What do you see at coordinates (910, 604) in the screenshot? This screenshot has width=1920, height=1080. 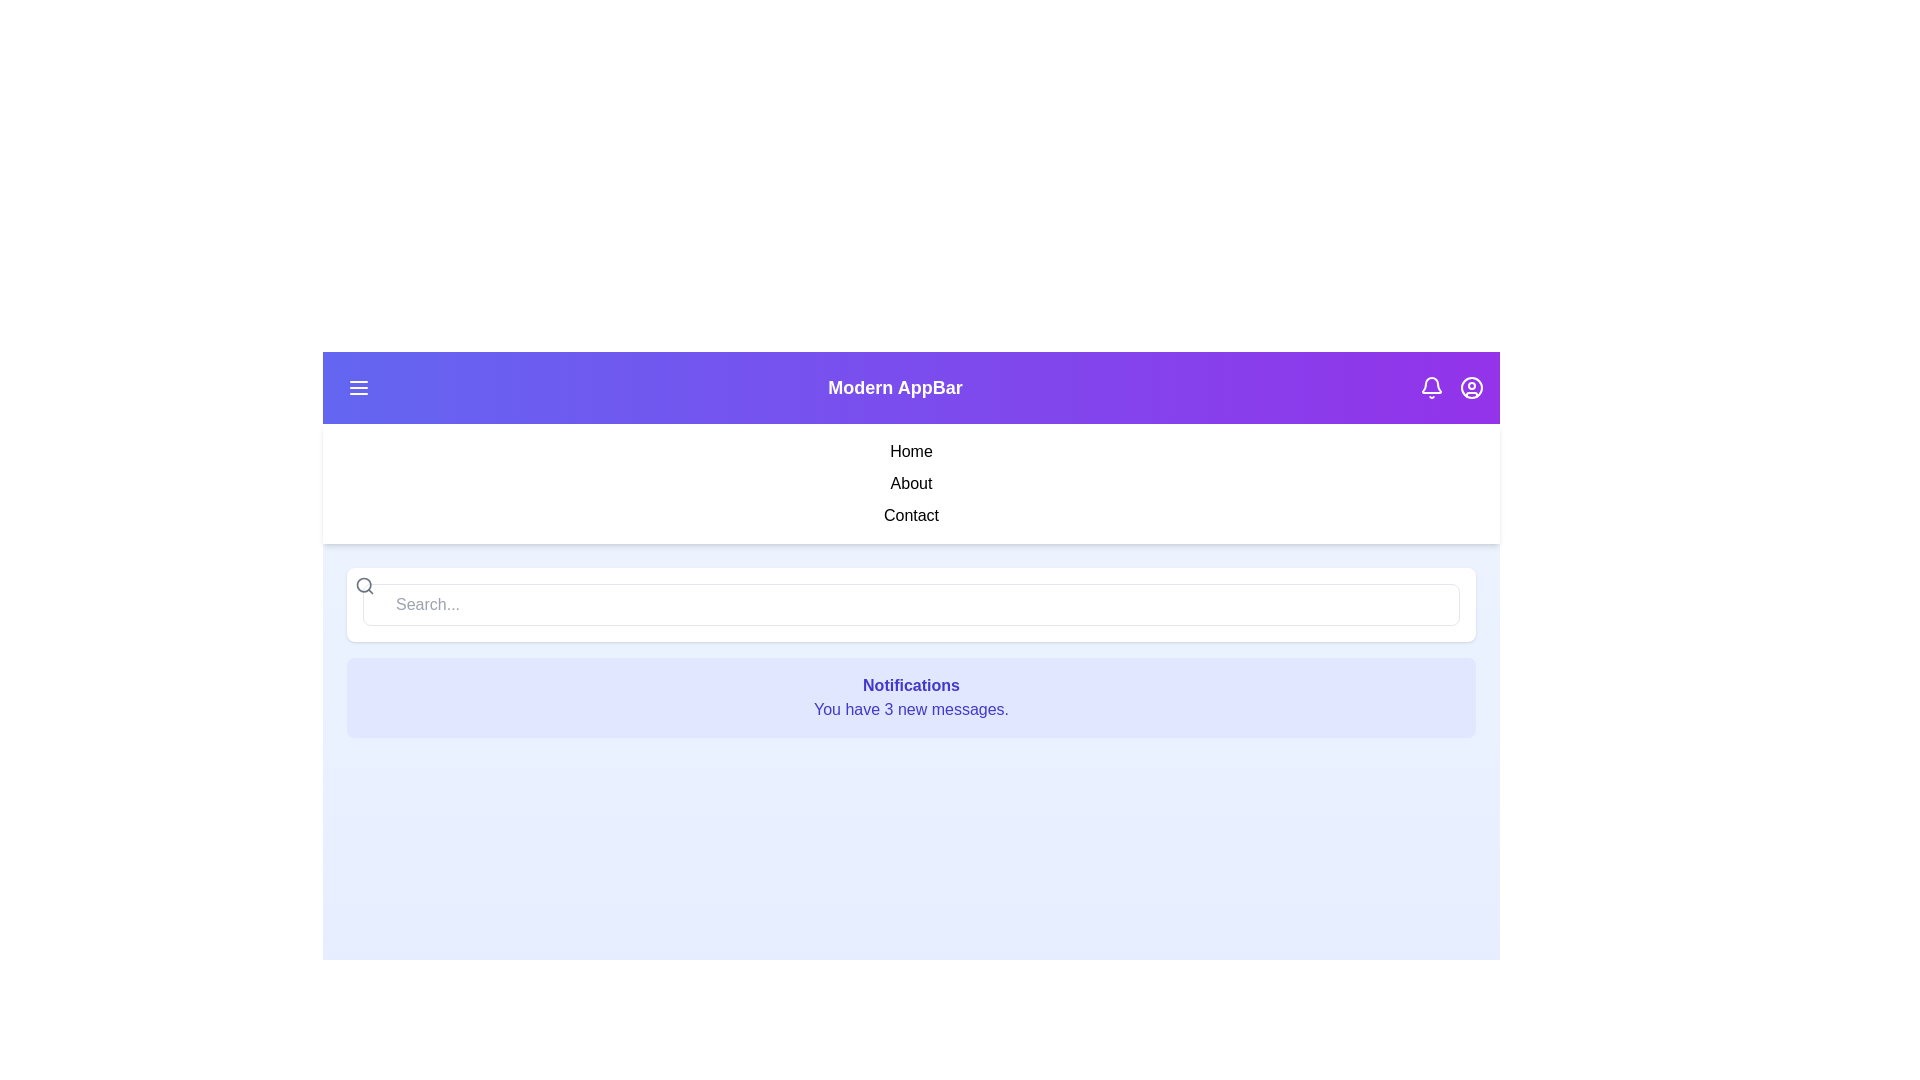 I see `the search input field to focus it and prepare for entering text` at bounding box center [910, 604].